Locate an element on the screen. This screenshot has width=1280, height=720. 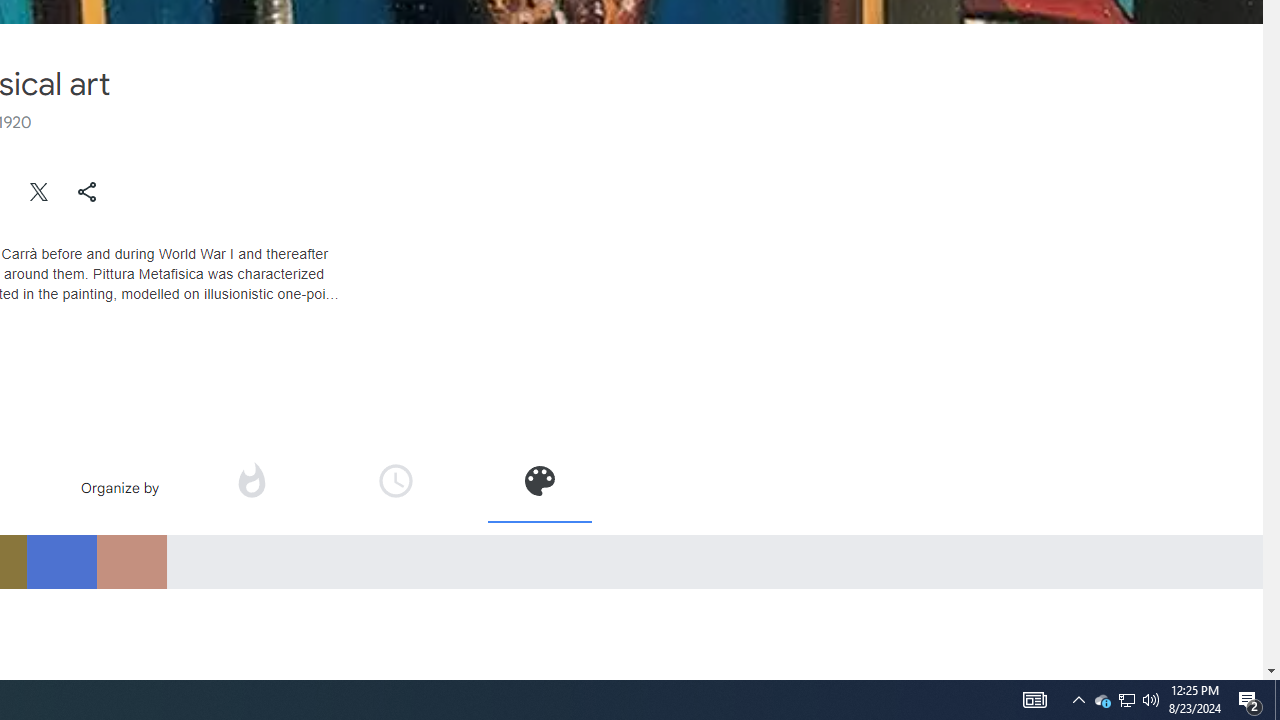
'Organize by time' is located at coordinates (395, 487).